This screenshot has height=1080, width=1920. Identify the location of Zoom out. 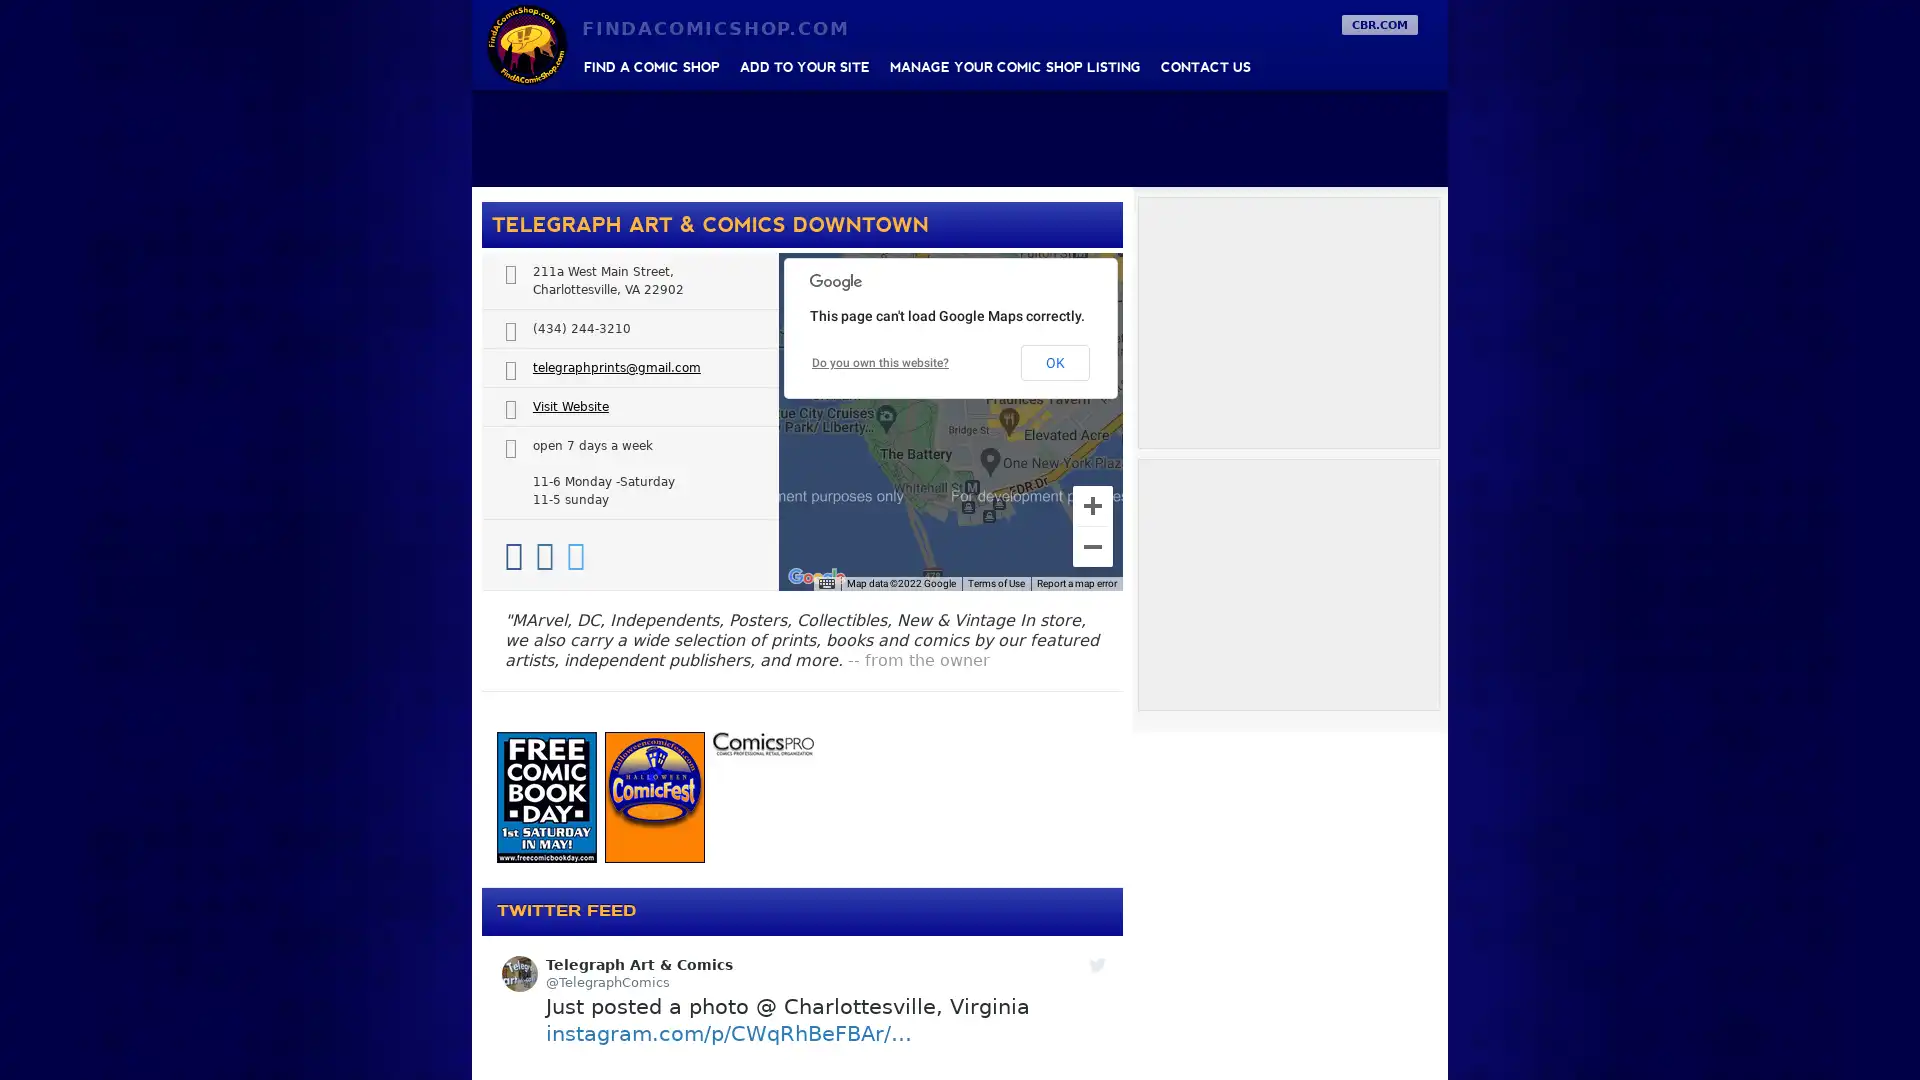
(1092, 547).